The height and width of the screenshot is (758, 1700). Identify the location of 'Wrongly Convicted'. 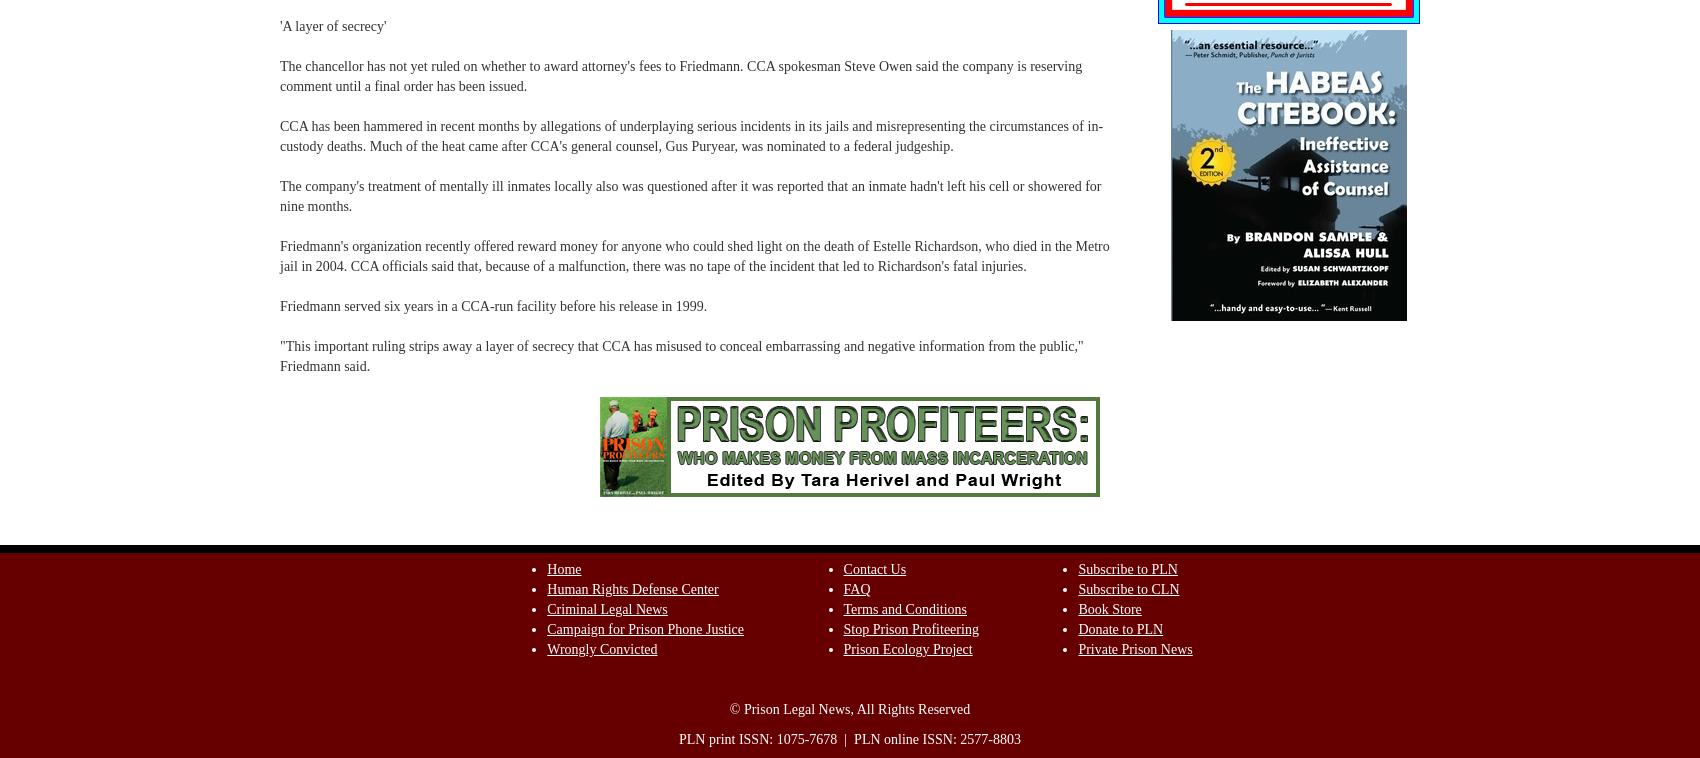
(600, 649).